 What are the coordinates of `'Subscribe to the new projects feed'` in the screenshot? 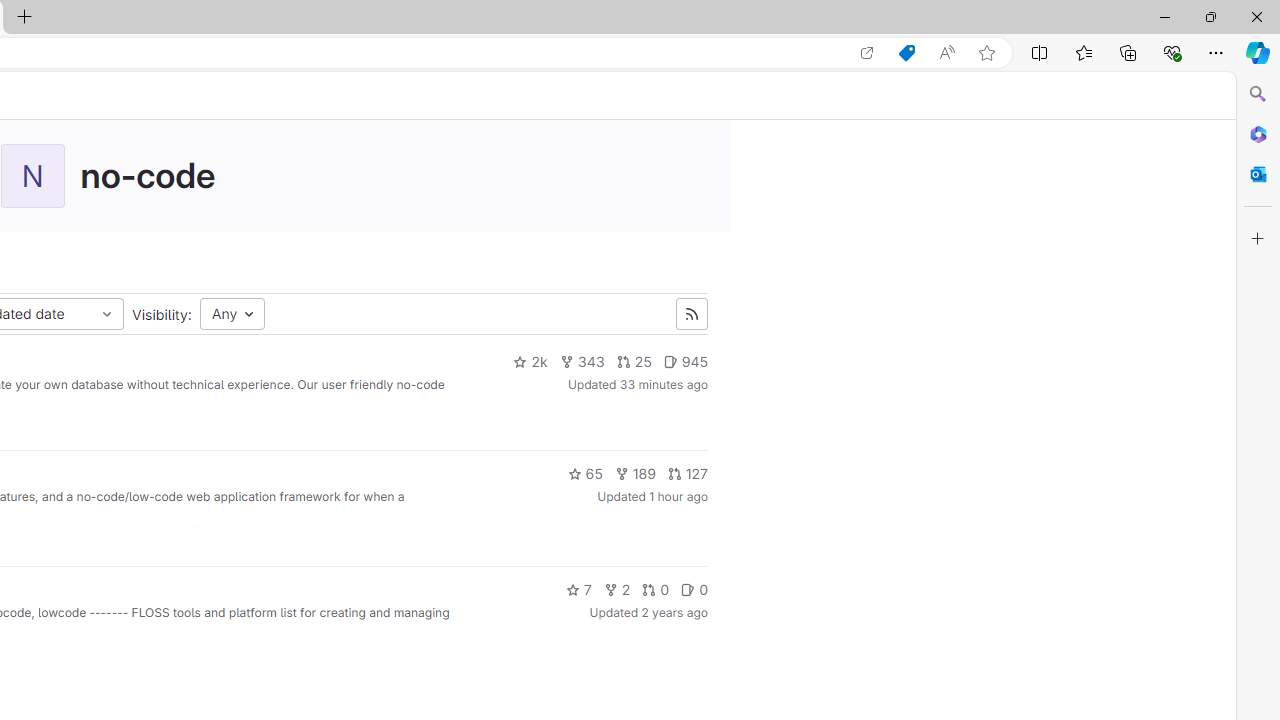 It's located at (691, 314).